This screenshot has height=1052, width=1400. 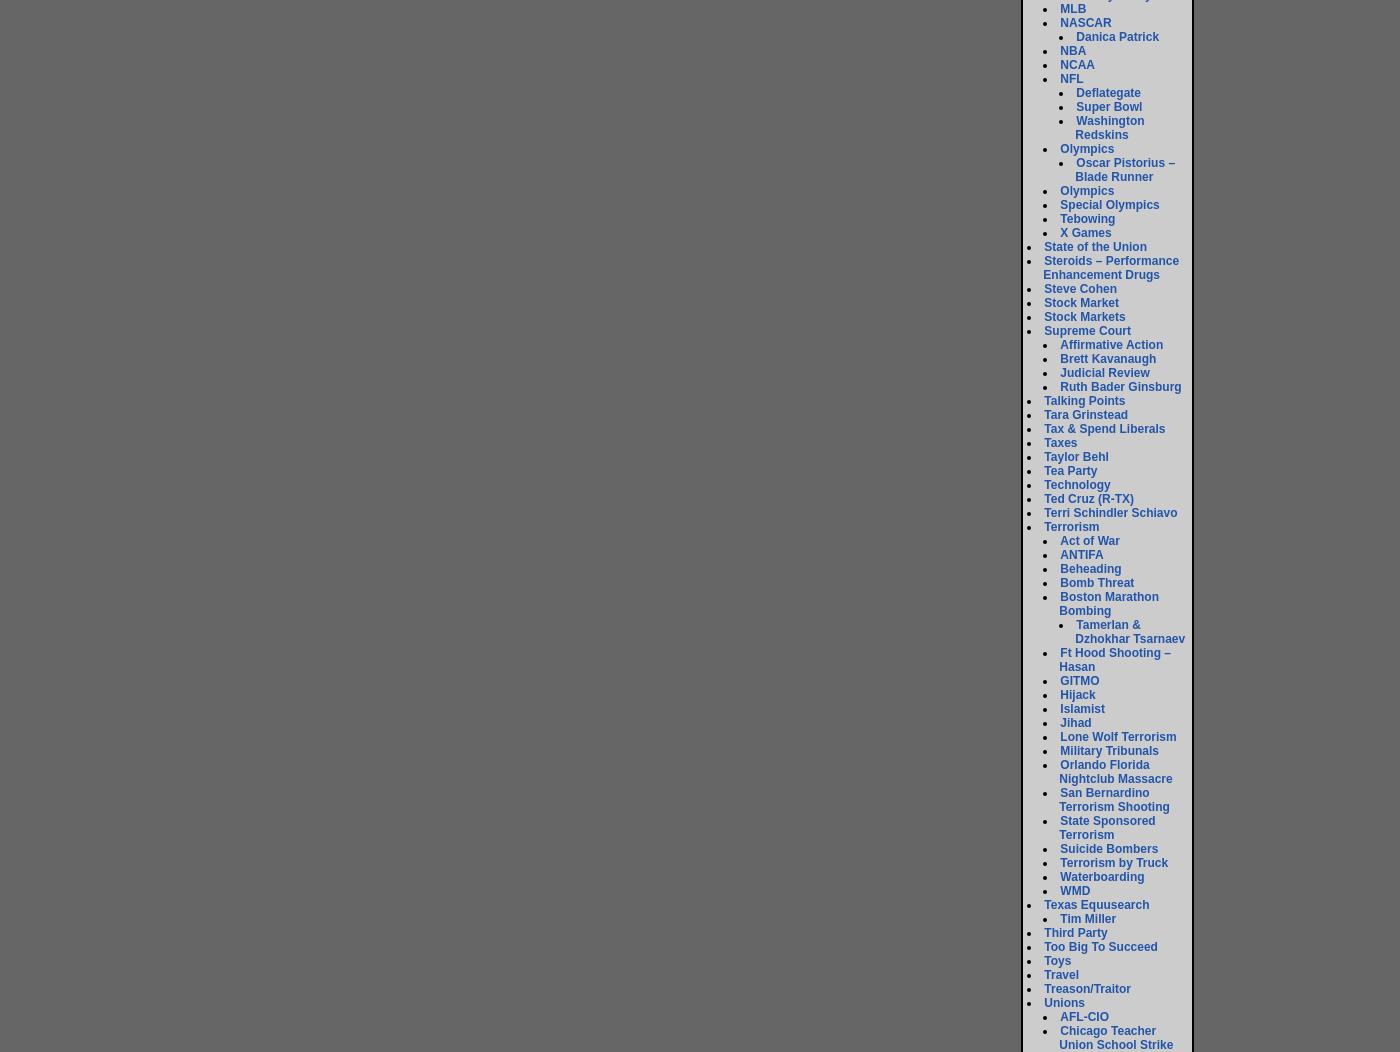 I want to click on 'Talking Points', so click(x=1084, y=400).